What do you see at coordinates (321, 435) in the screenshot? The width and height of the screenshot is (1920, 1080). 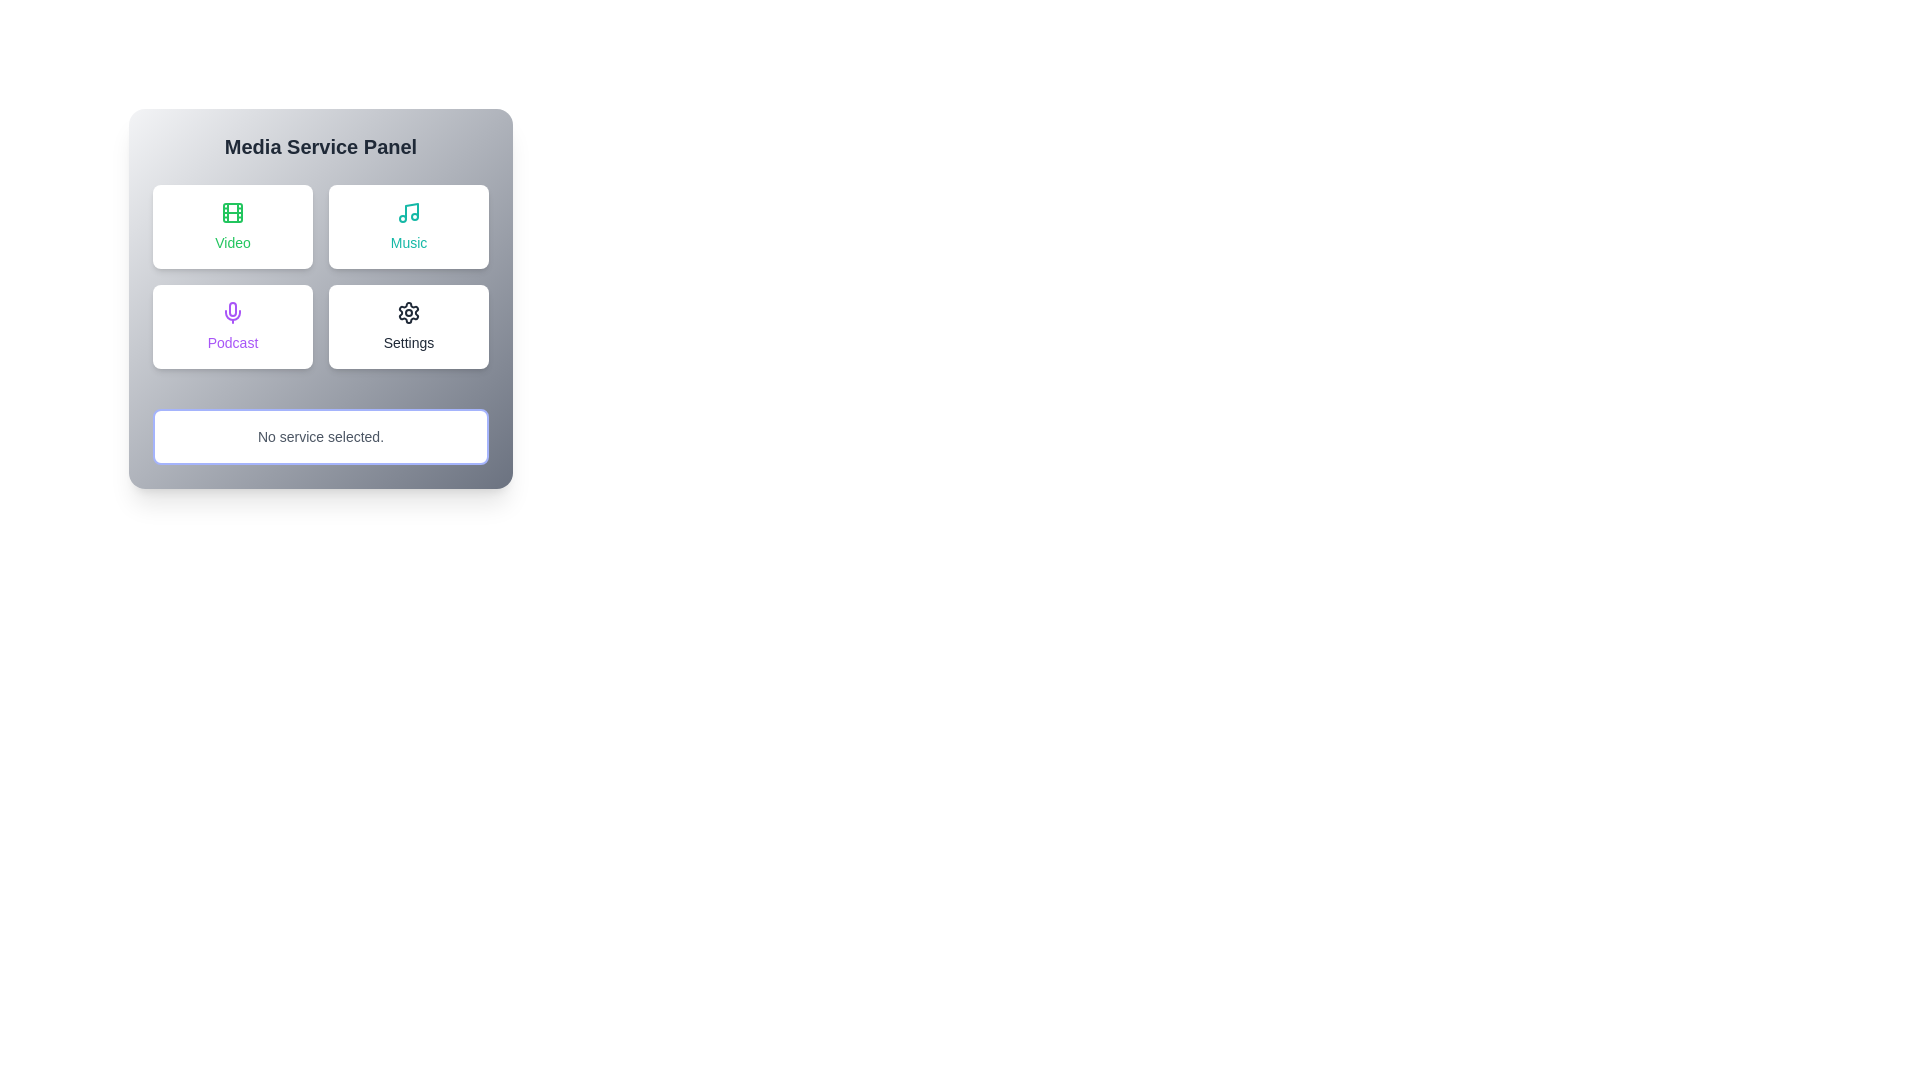 I see `the Static Text Label indicating no service is currently selected, located in the center-bottom section of the Media Service Panel` at bounding box center [321, 435].